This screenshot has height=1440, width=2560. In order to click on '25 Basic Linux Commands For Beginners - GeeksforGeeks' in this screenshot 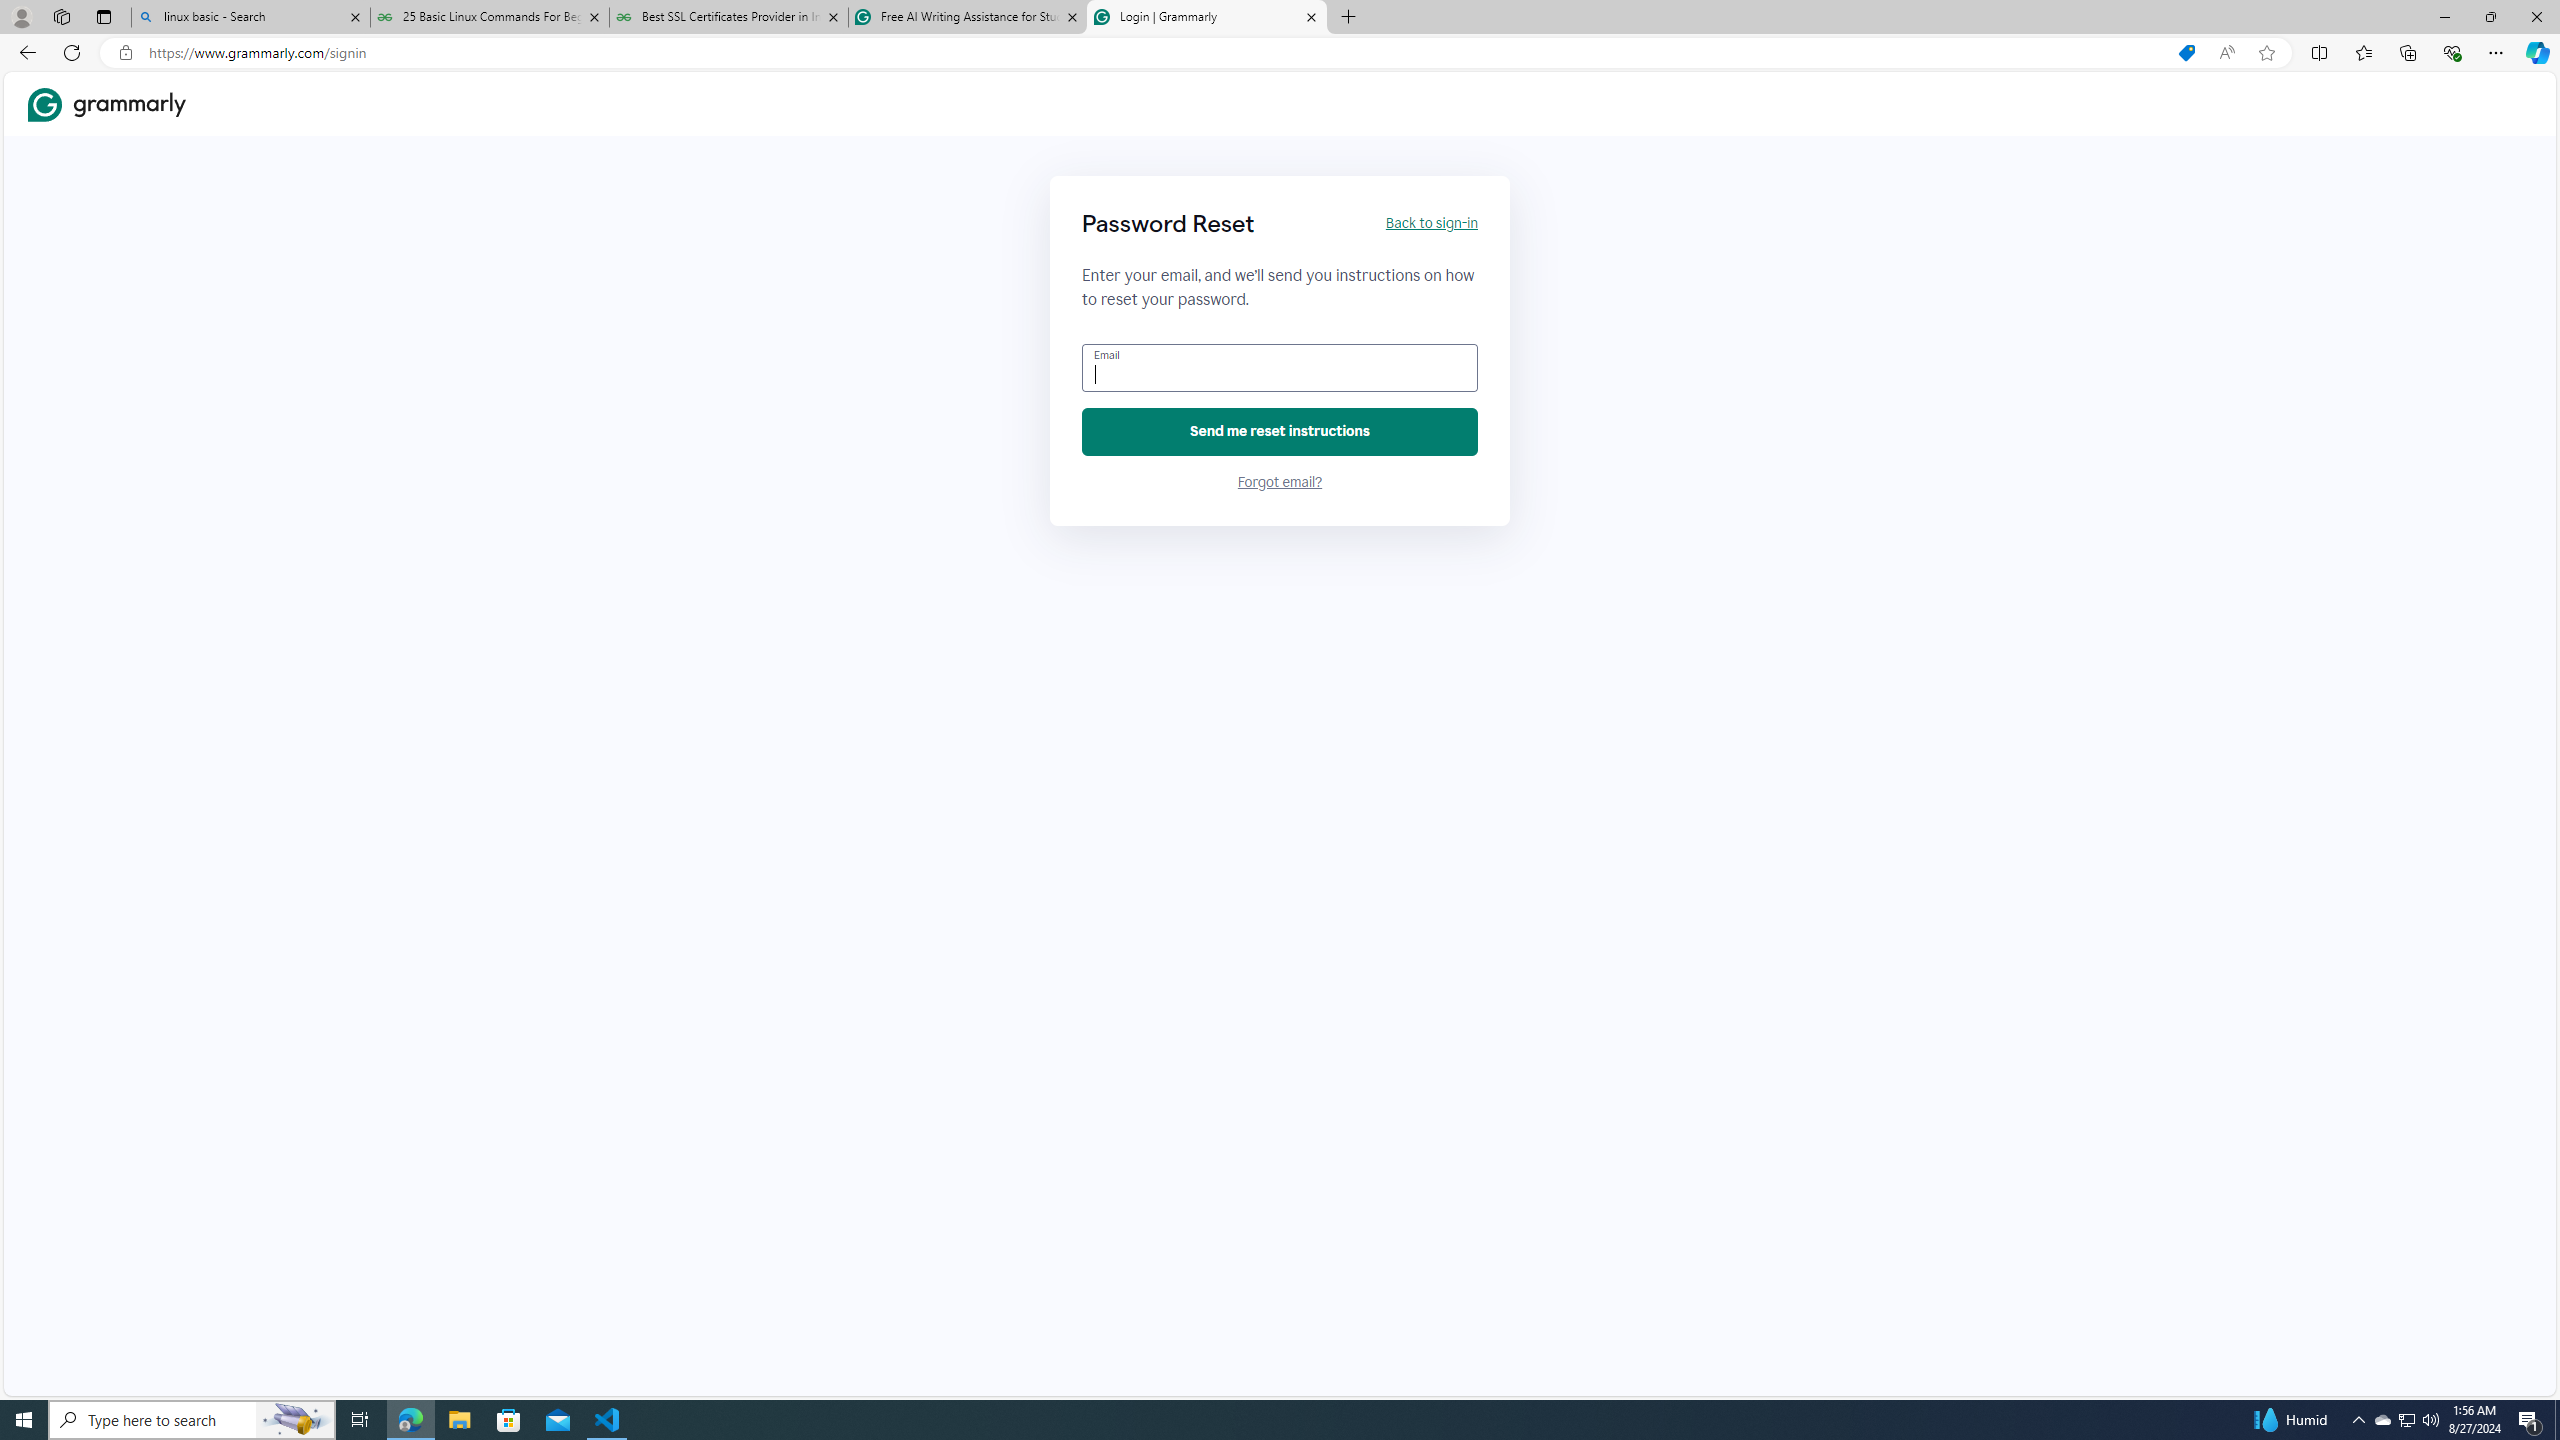, I will do `click(488, 16)`.